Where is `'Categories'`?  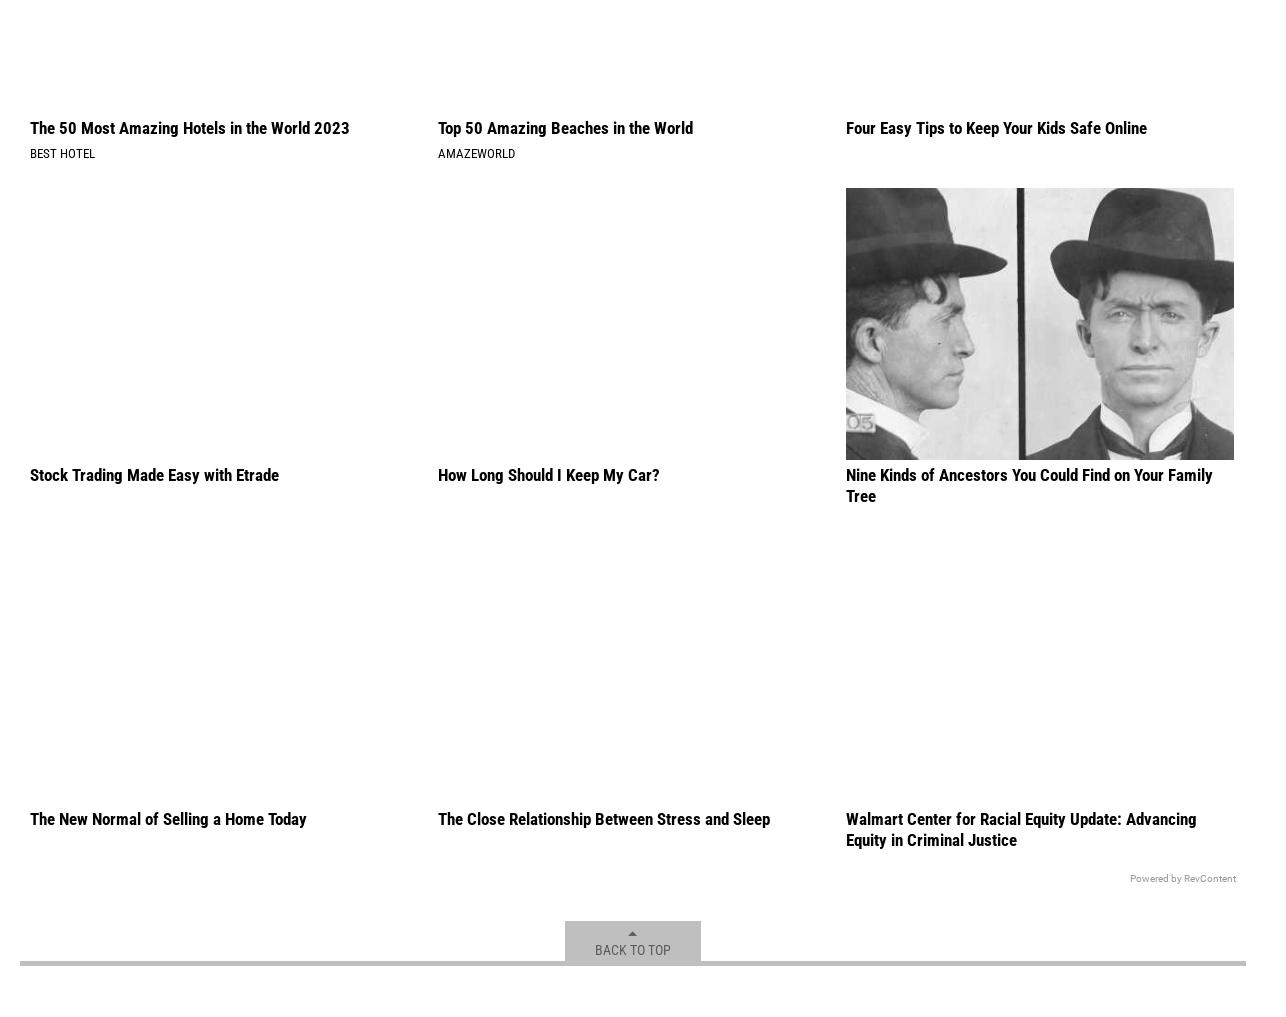 'Categories' is located at coordinates (153, 64).